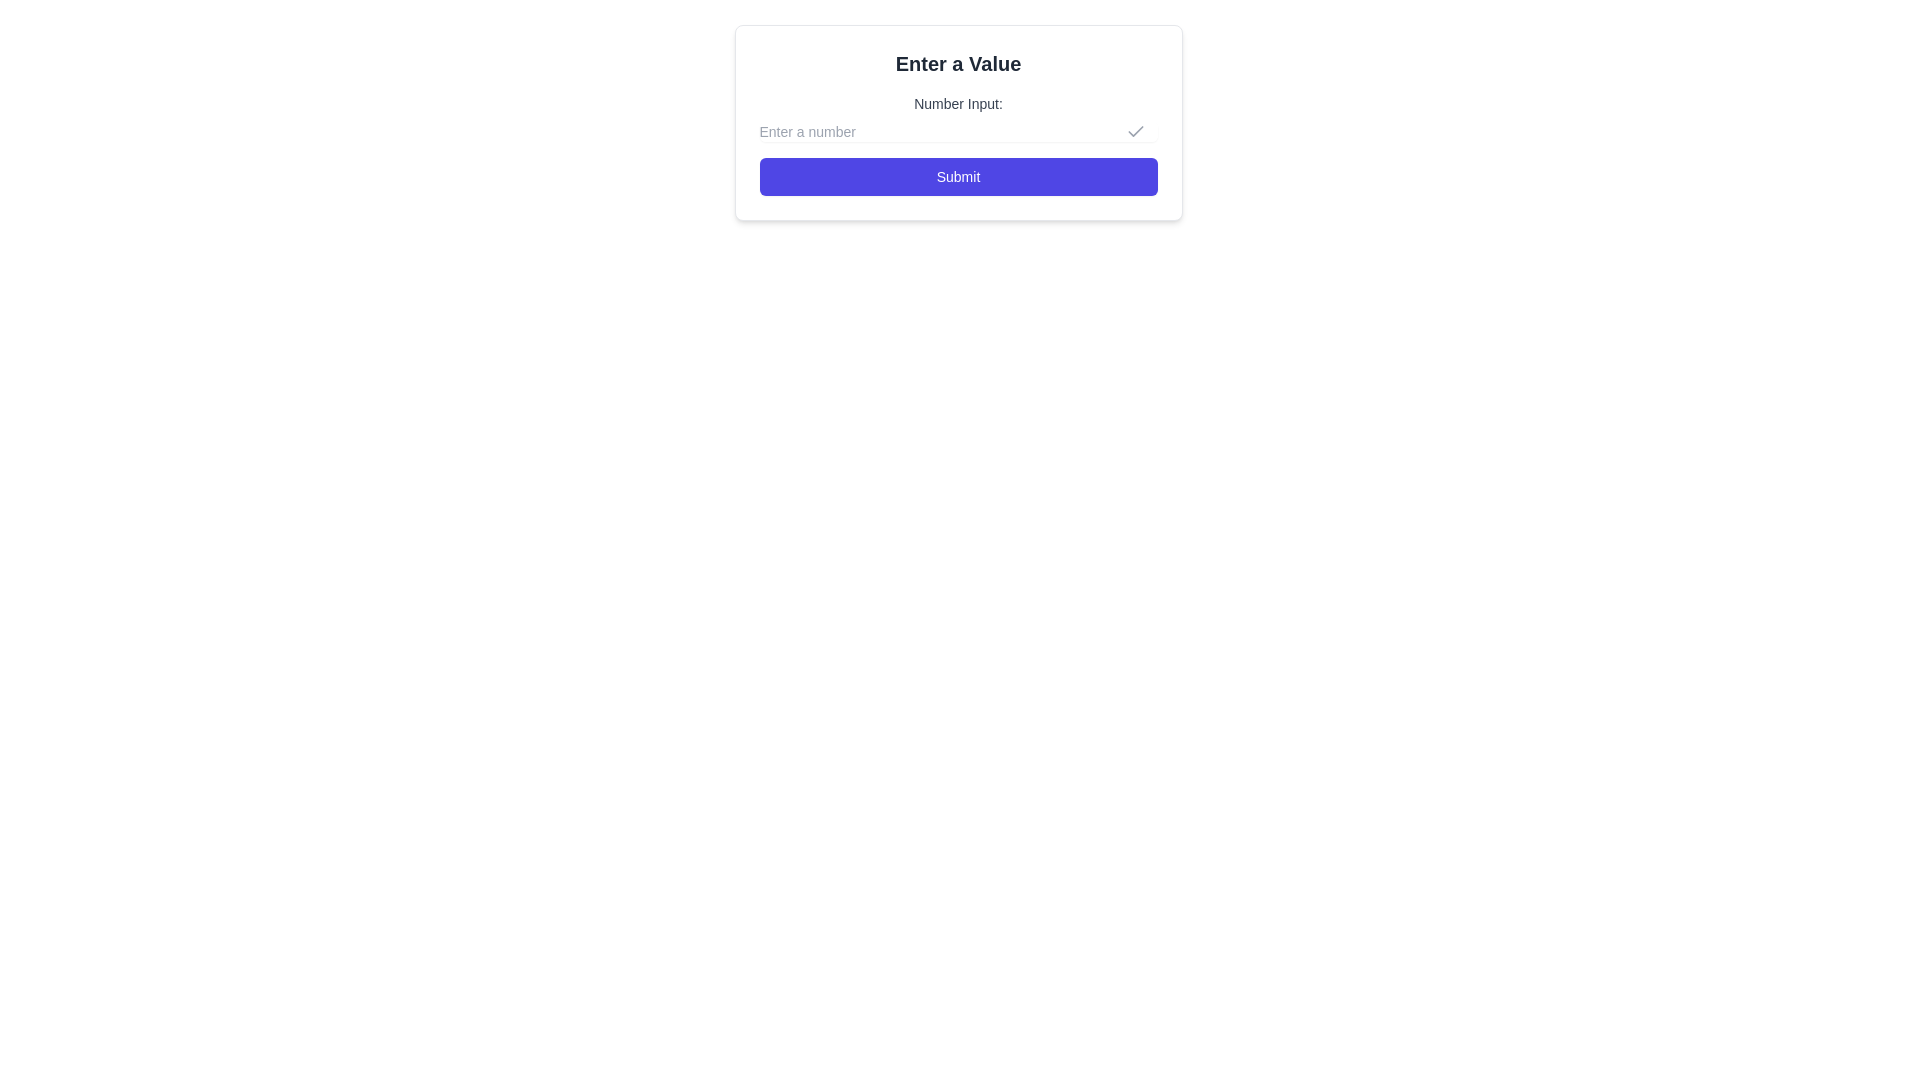 The height and width of the screenshot is (1080, 1920). I want to click on the 'Submit' button, which is a rectangular button with rounded corners and an indigo background, located below the 'Number Input:' field, so click(957, 176).